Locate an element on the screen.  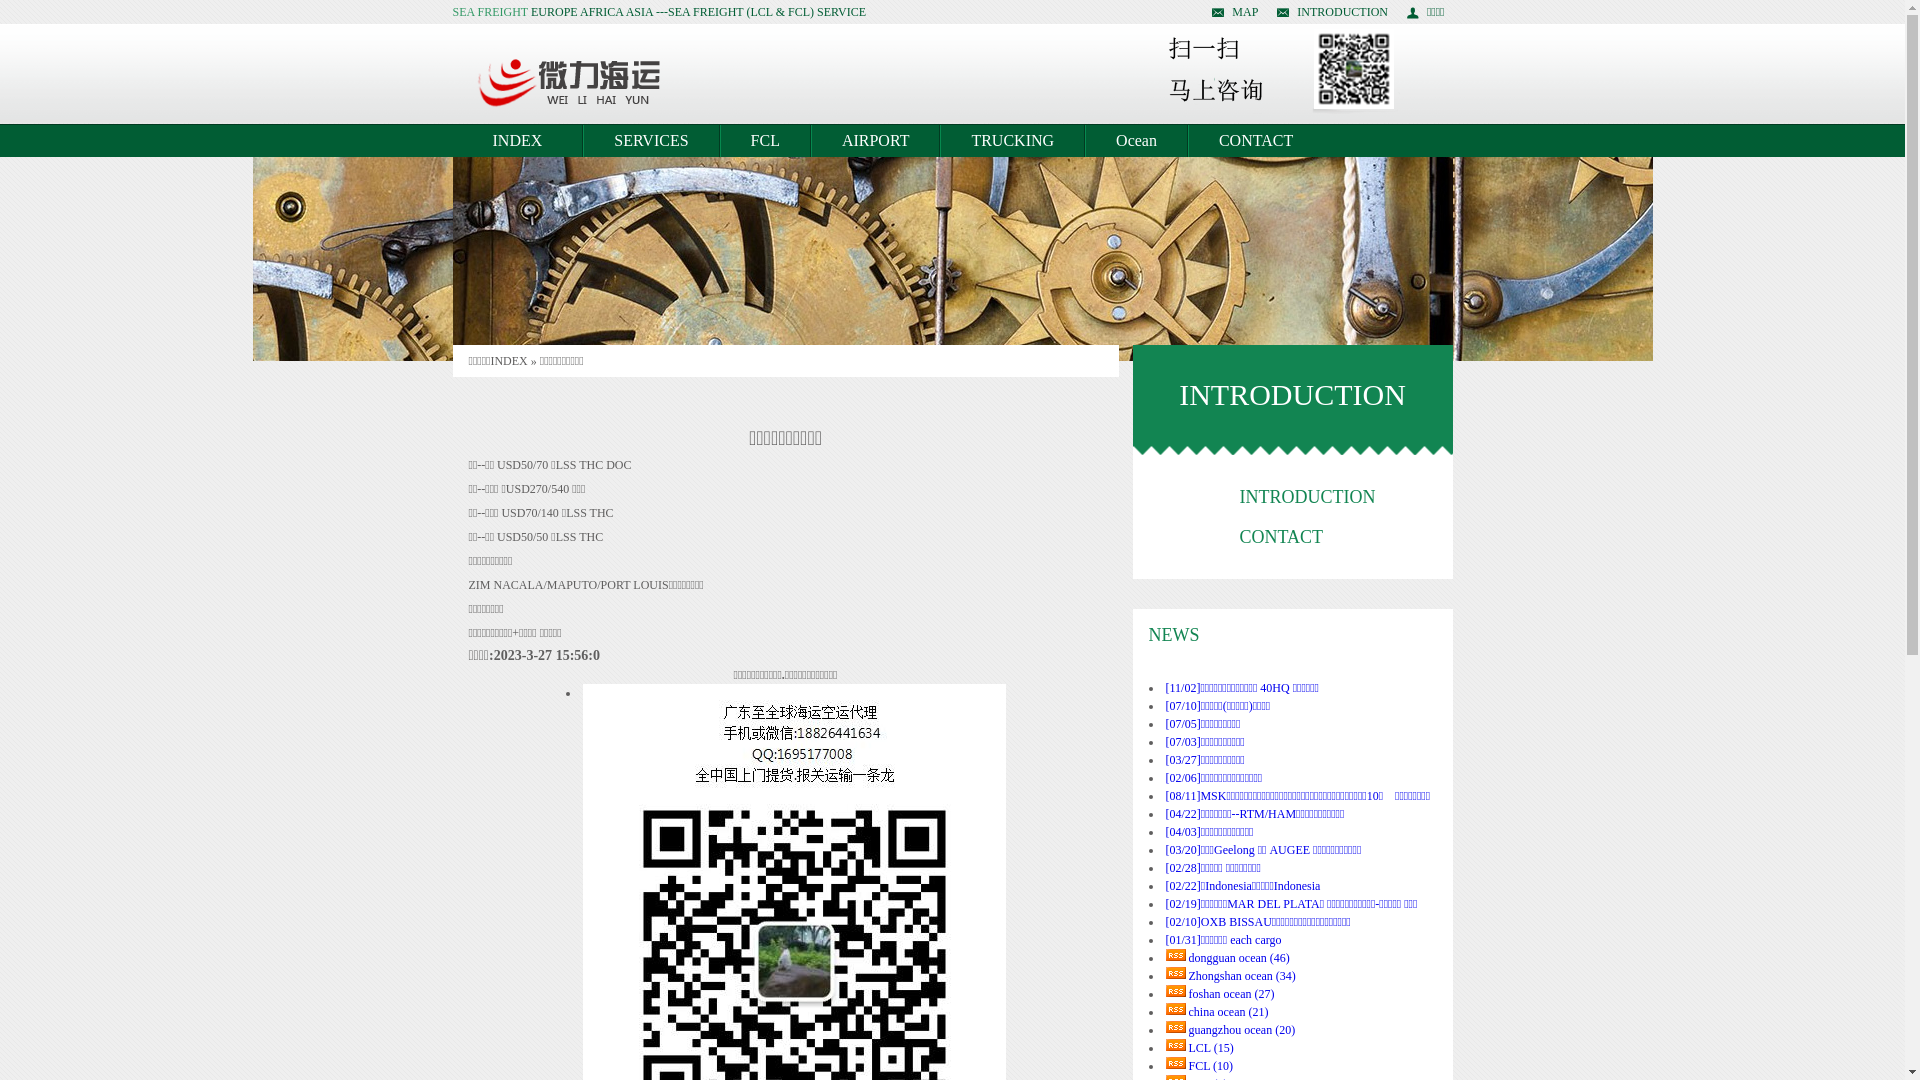
'FCL' is located at coordinates (764, 140).